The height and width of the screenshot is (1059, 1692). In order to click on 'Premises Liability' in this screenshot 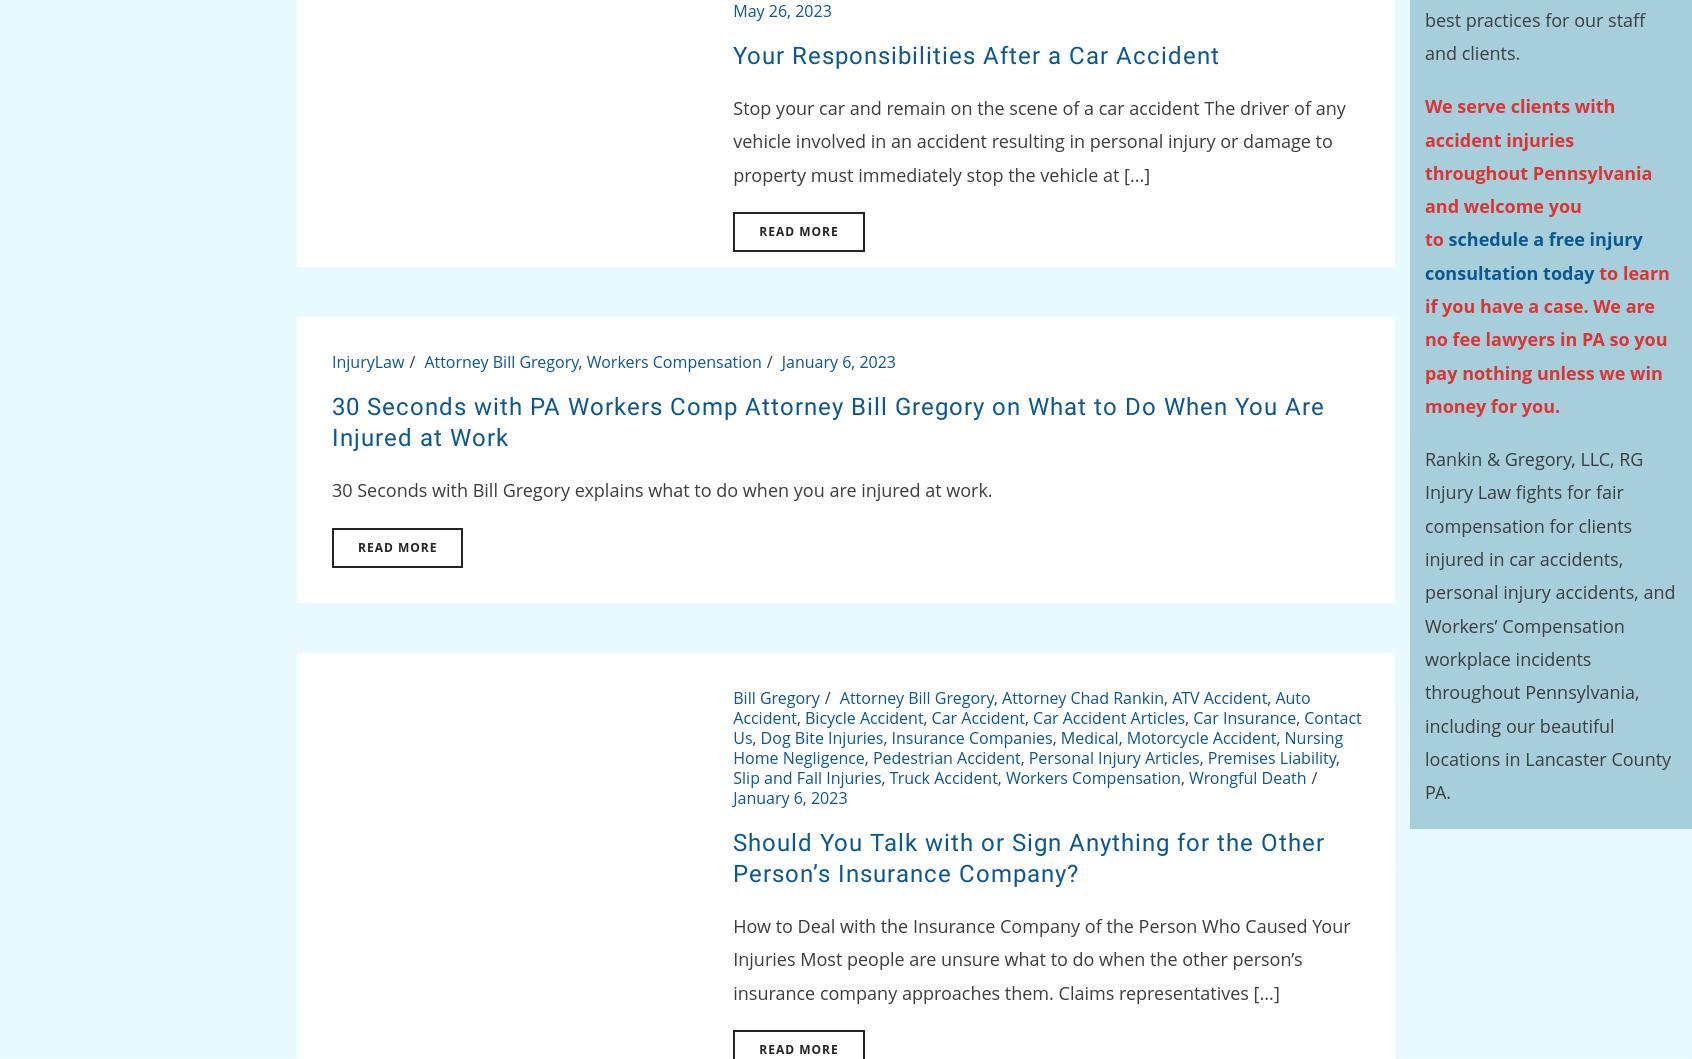, I will do `click(1270, 755)`.